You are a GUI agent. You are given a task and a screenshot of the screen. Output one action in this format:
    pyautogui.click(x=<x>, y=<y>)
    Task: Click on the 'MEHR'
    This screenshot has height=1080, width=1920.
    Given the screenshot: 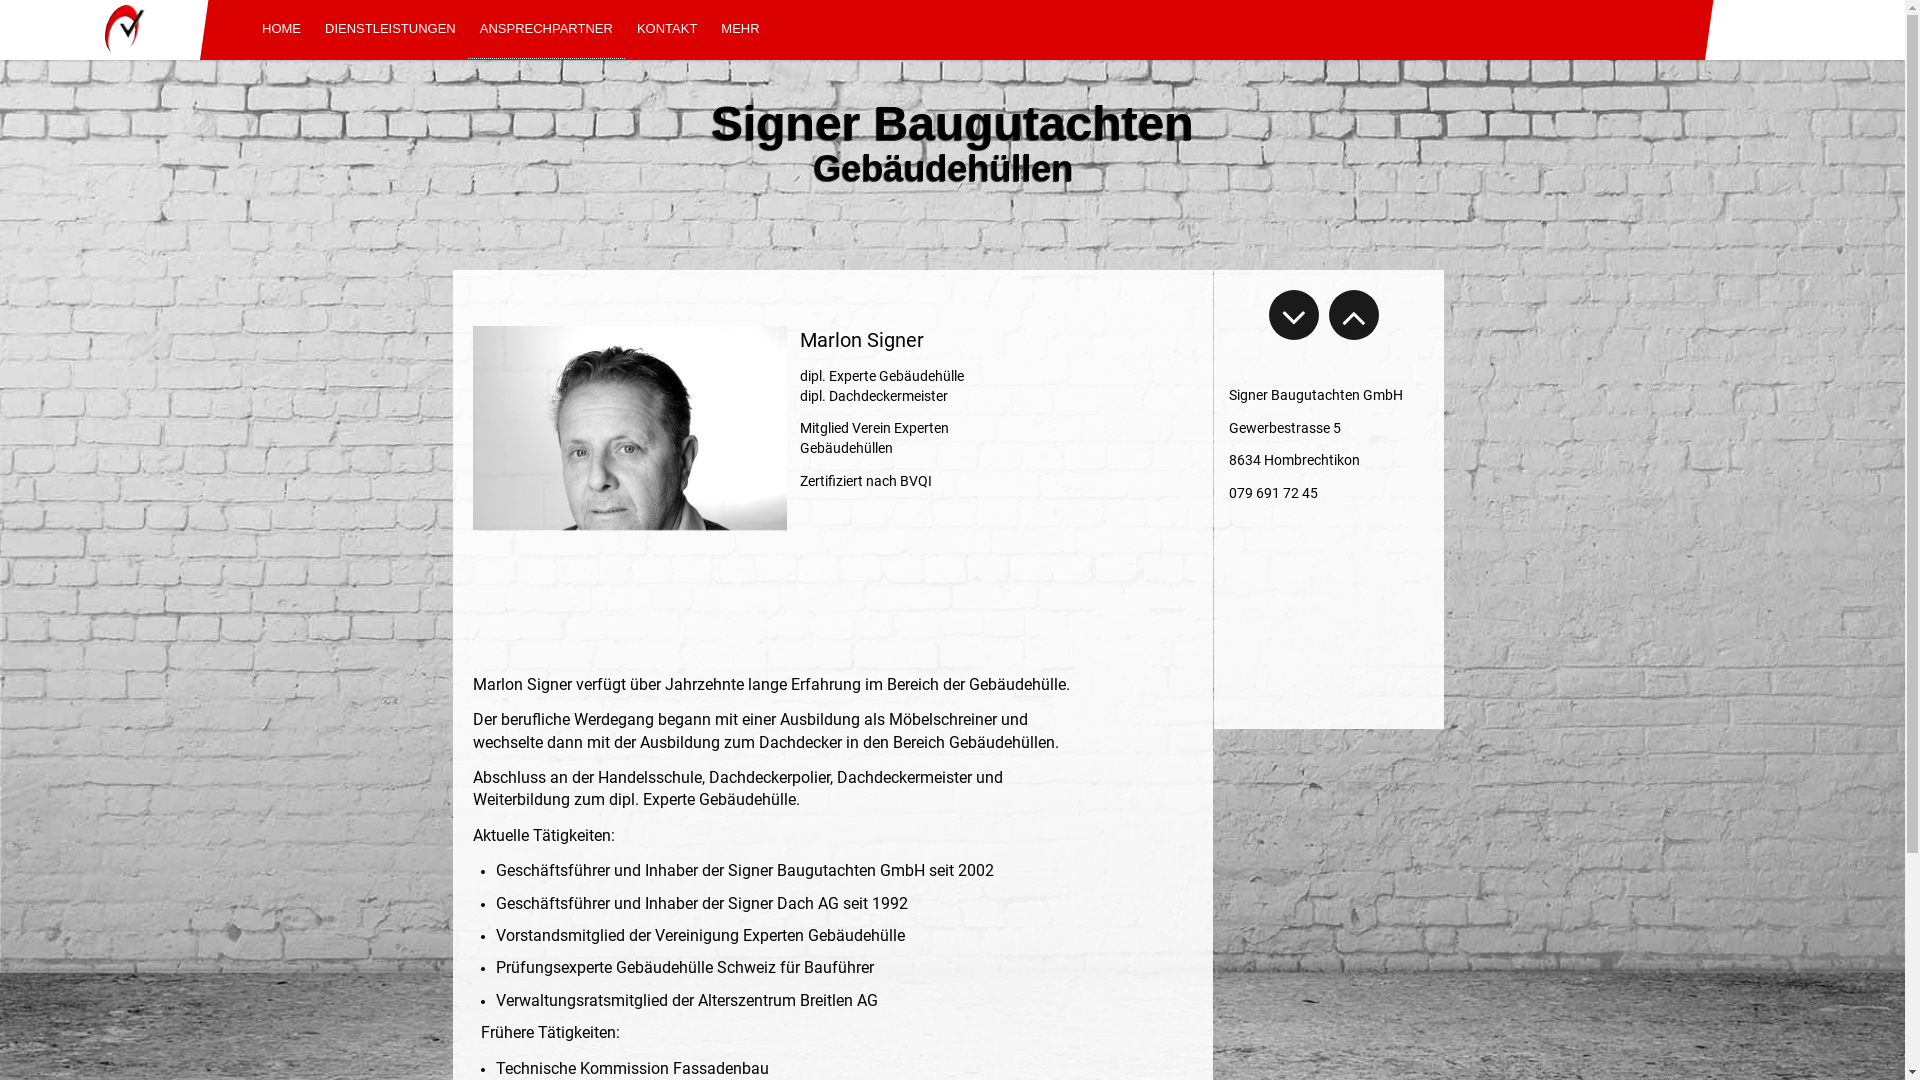 What is the action you would take?
    pyautogui.click(x=709, y=29)
    